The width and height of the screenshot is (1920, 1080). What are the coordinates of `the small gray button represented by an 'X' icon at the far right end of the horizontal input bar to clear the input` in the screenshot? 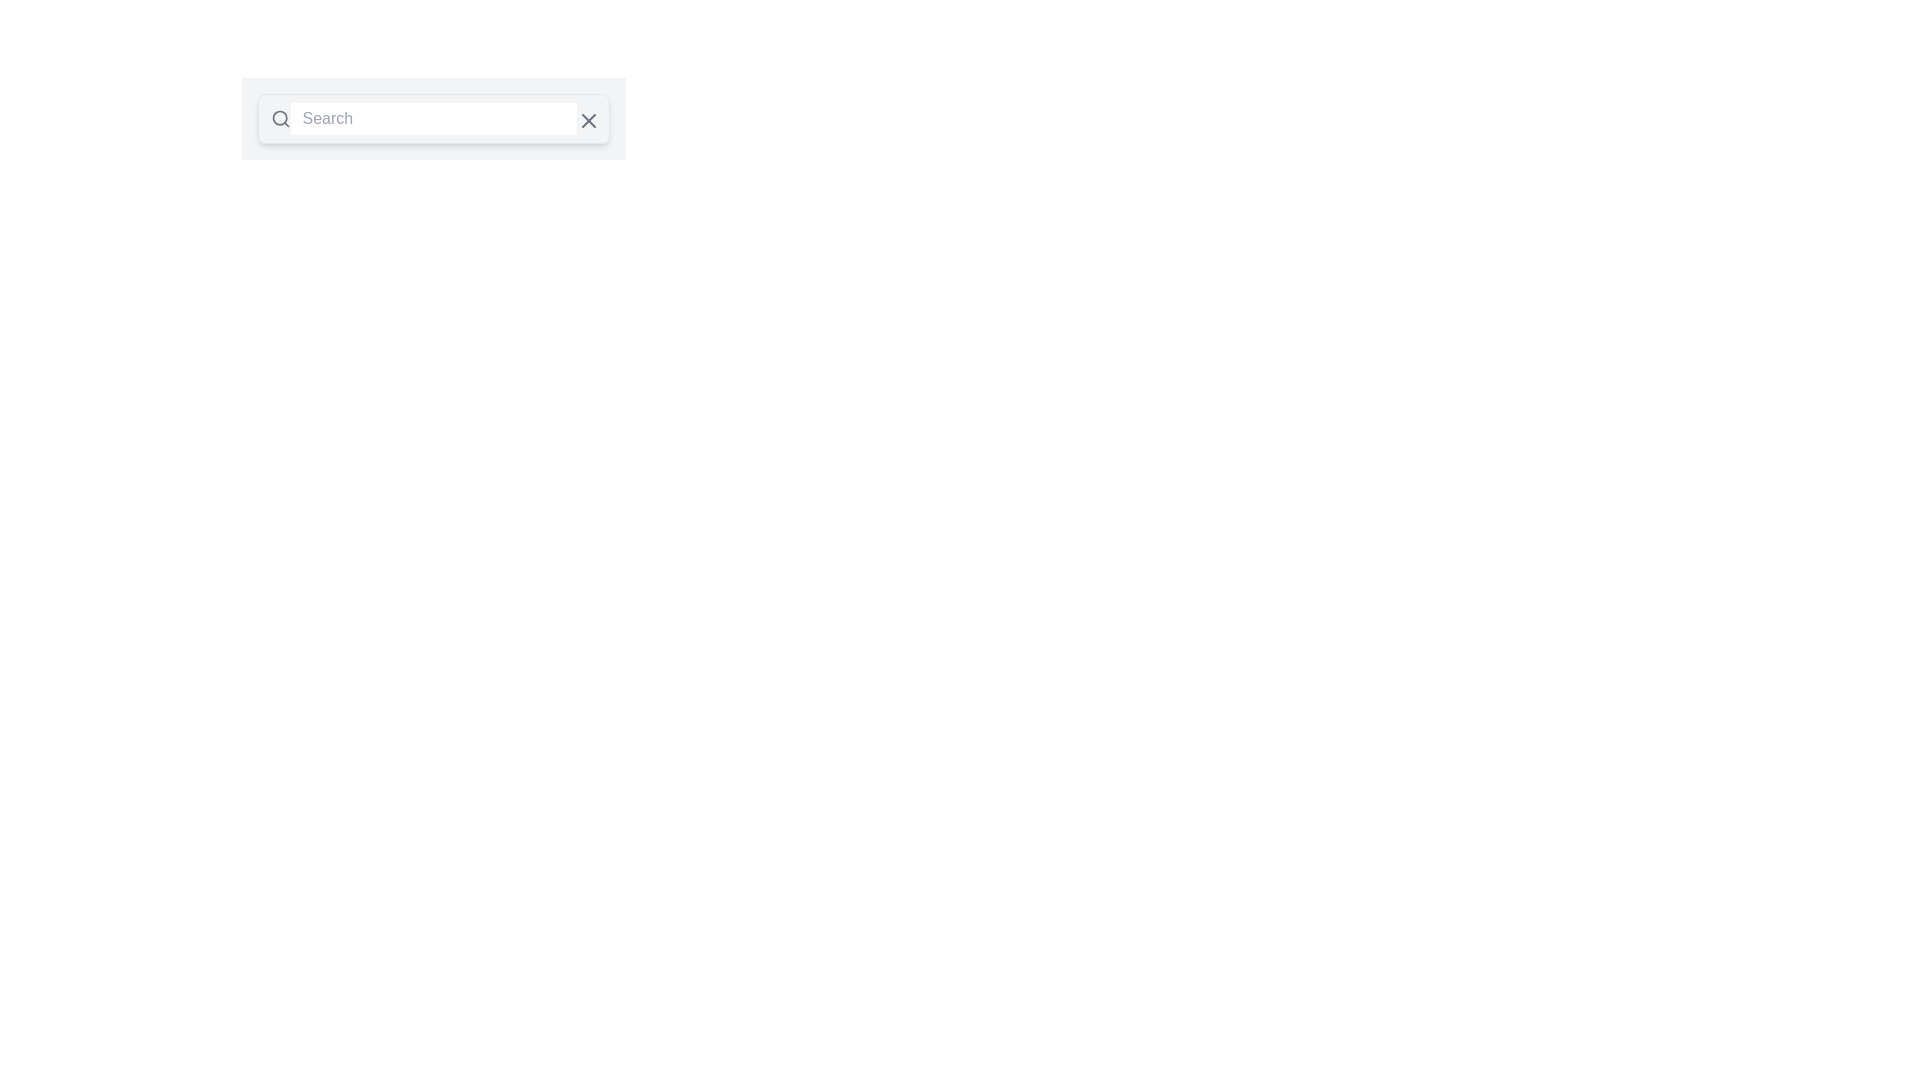 It's located at (585, 119).